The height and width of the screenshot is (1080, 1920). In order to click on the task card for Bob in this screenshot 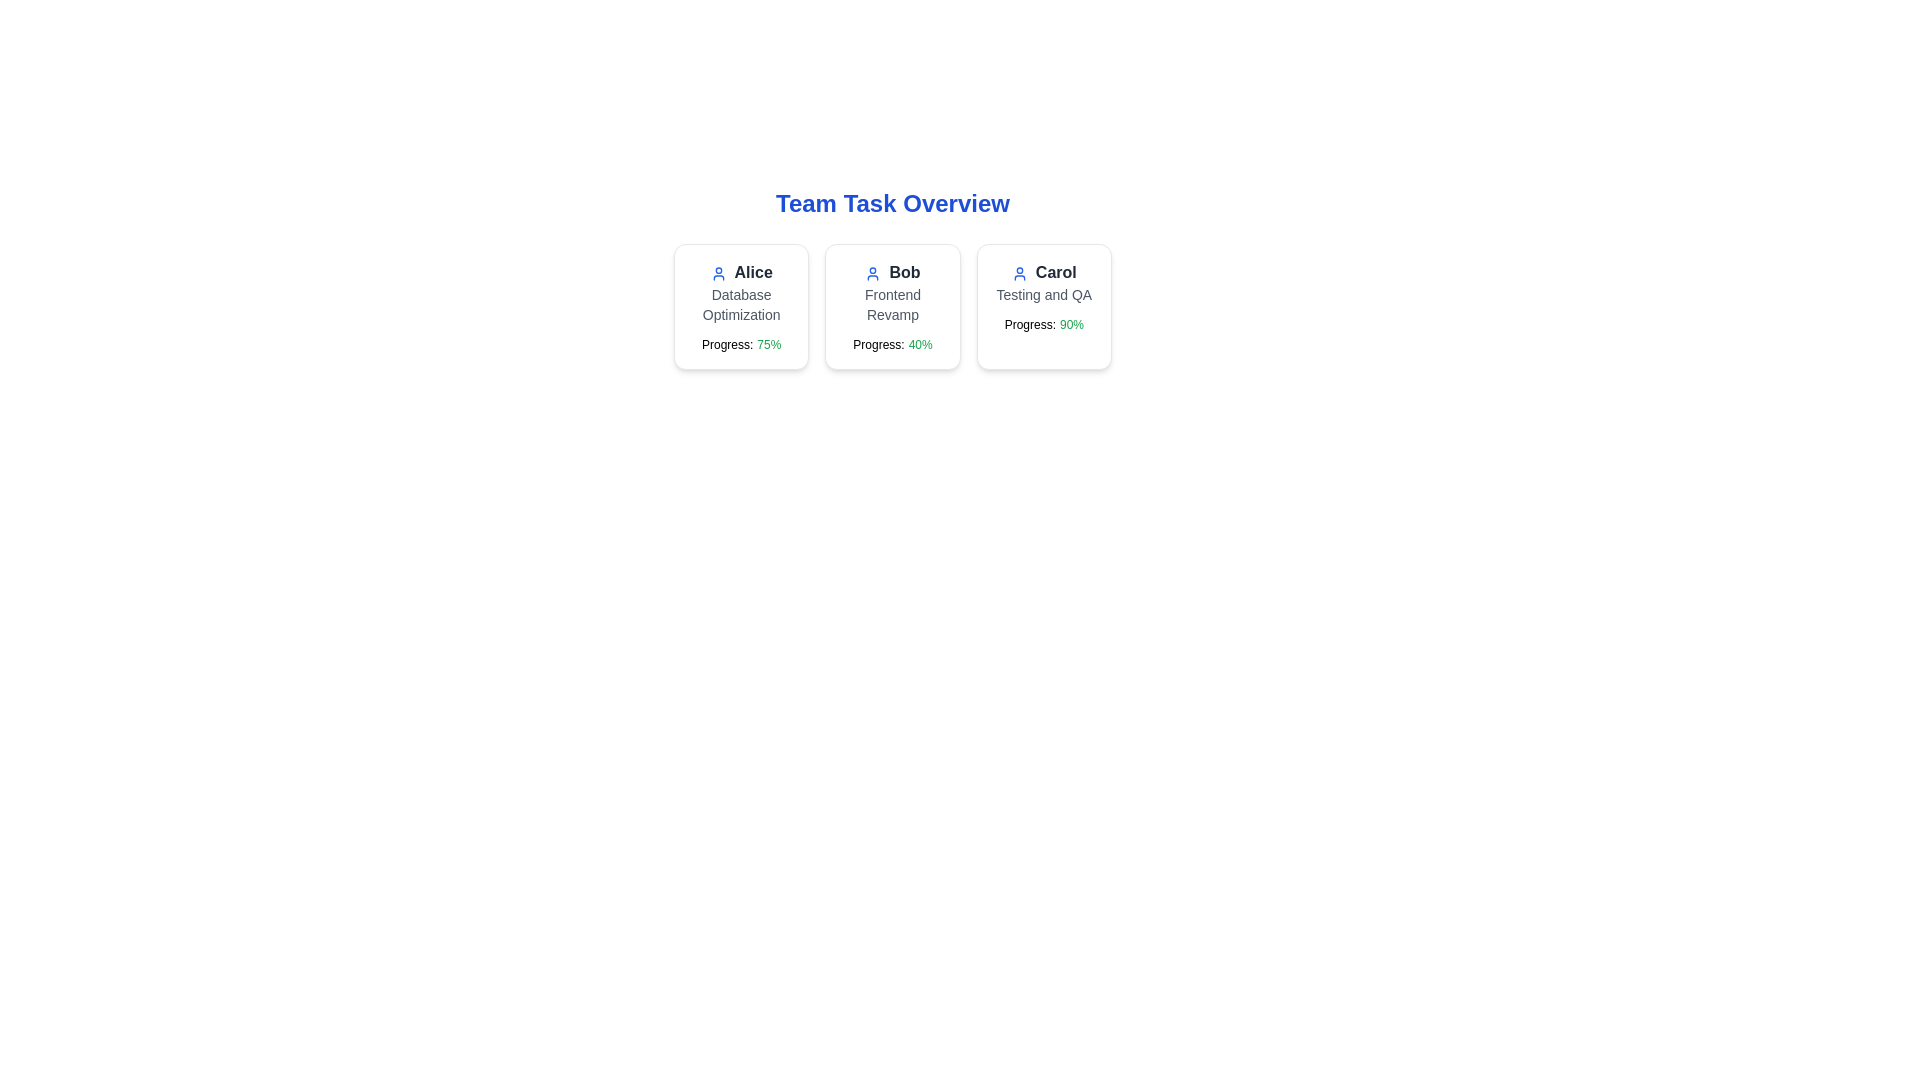, I will do `click(891, 307)`.